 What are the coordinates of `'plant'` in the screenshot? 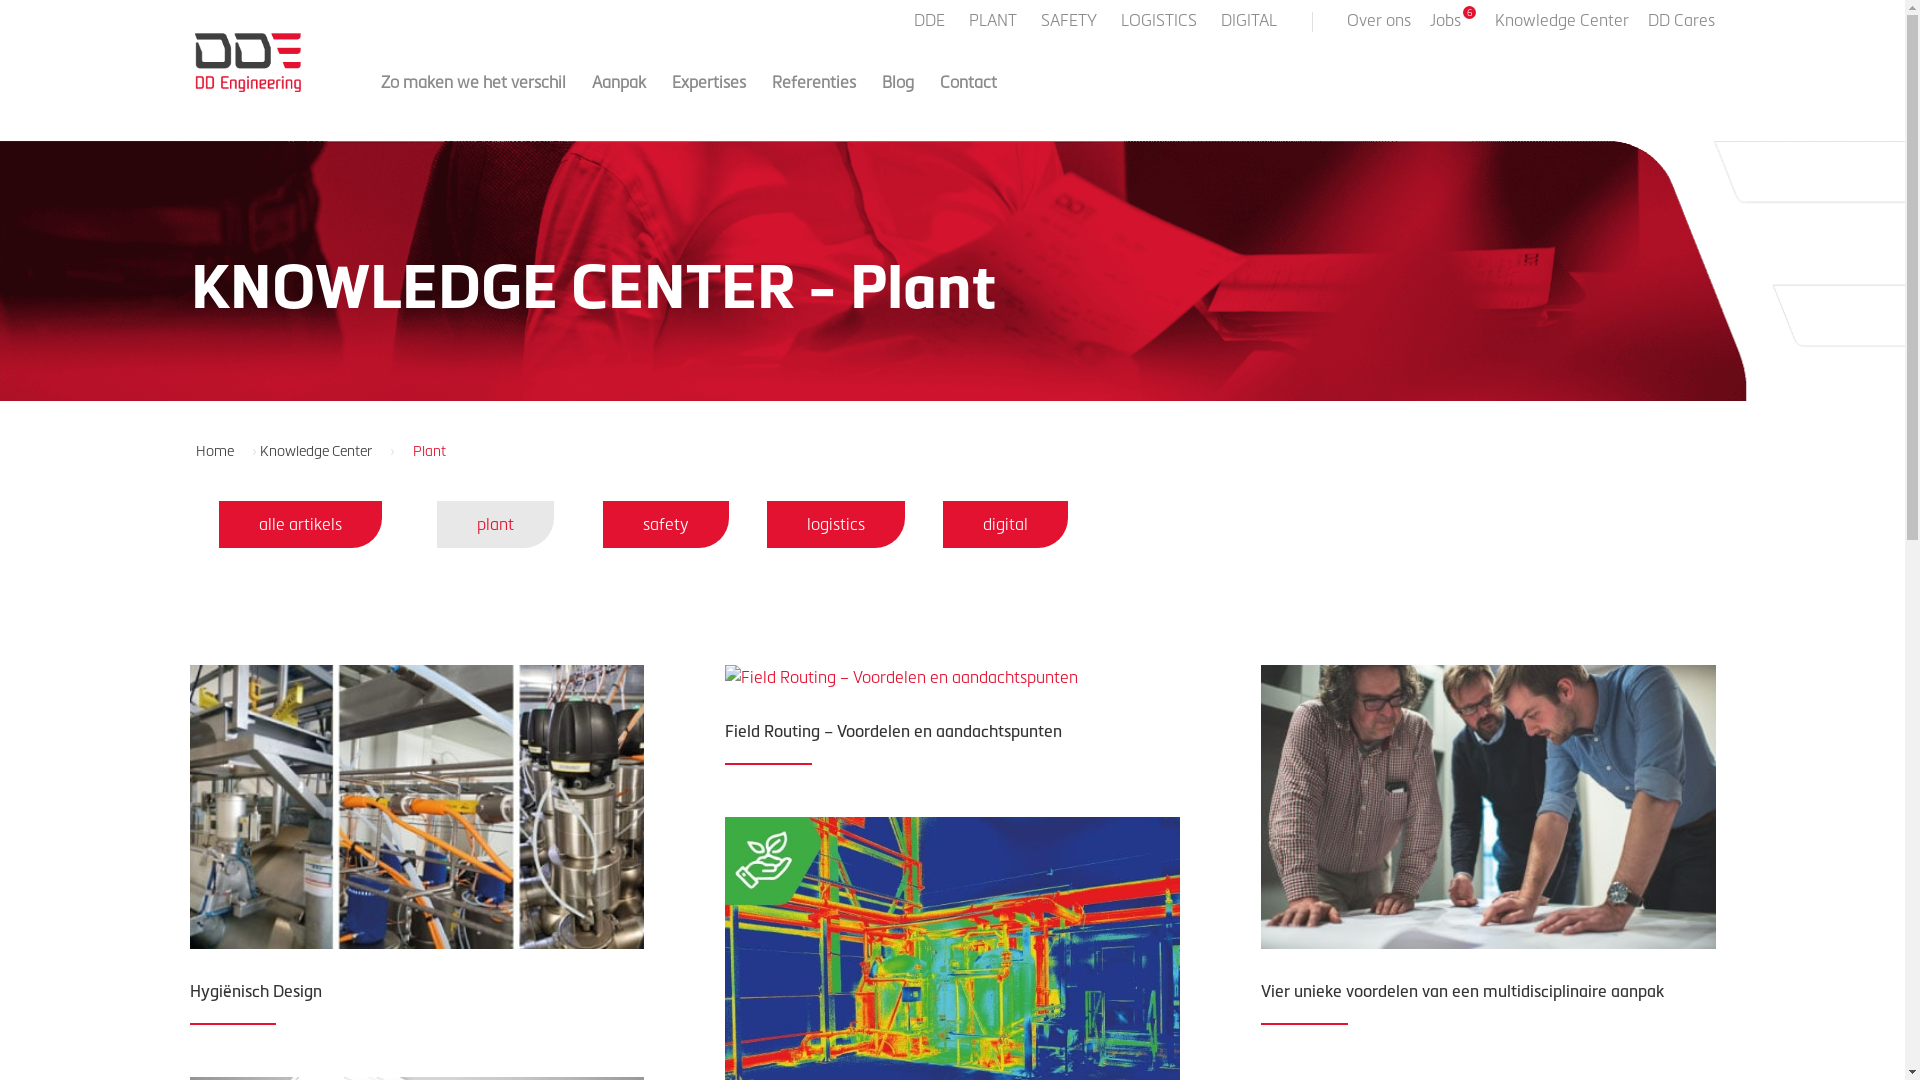 It's located at (495, 523).